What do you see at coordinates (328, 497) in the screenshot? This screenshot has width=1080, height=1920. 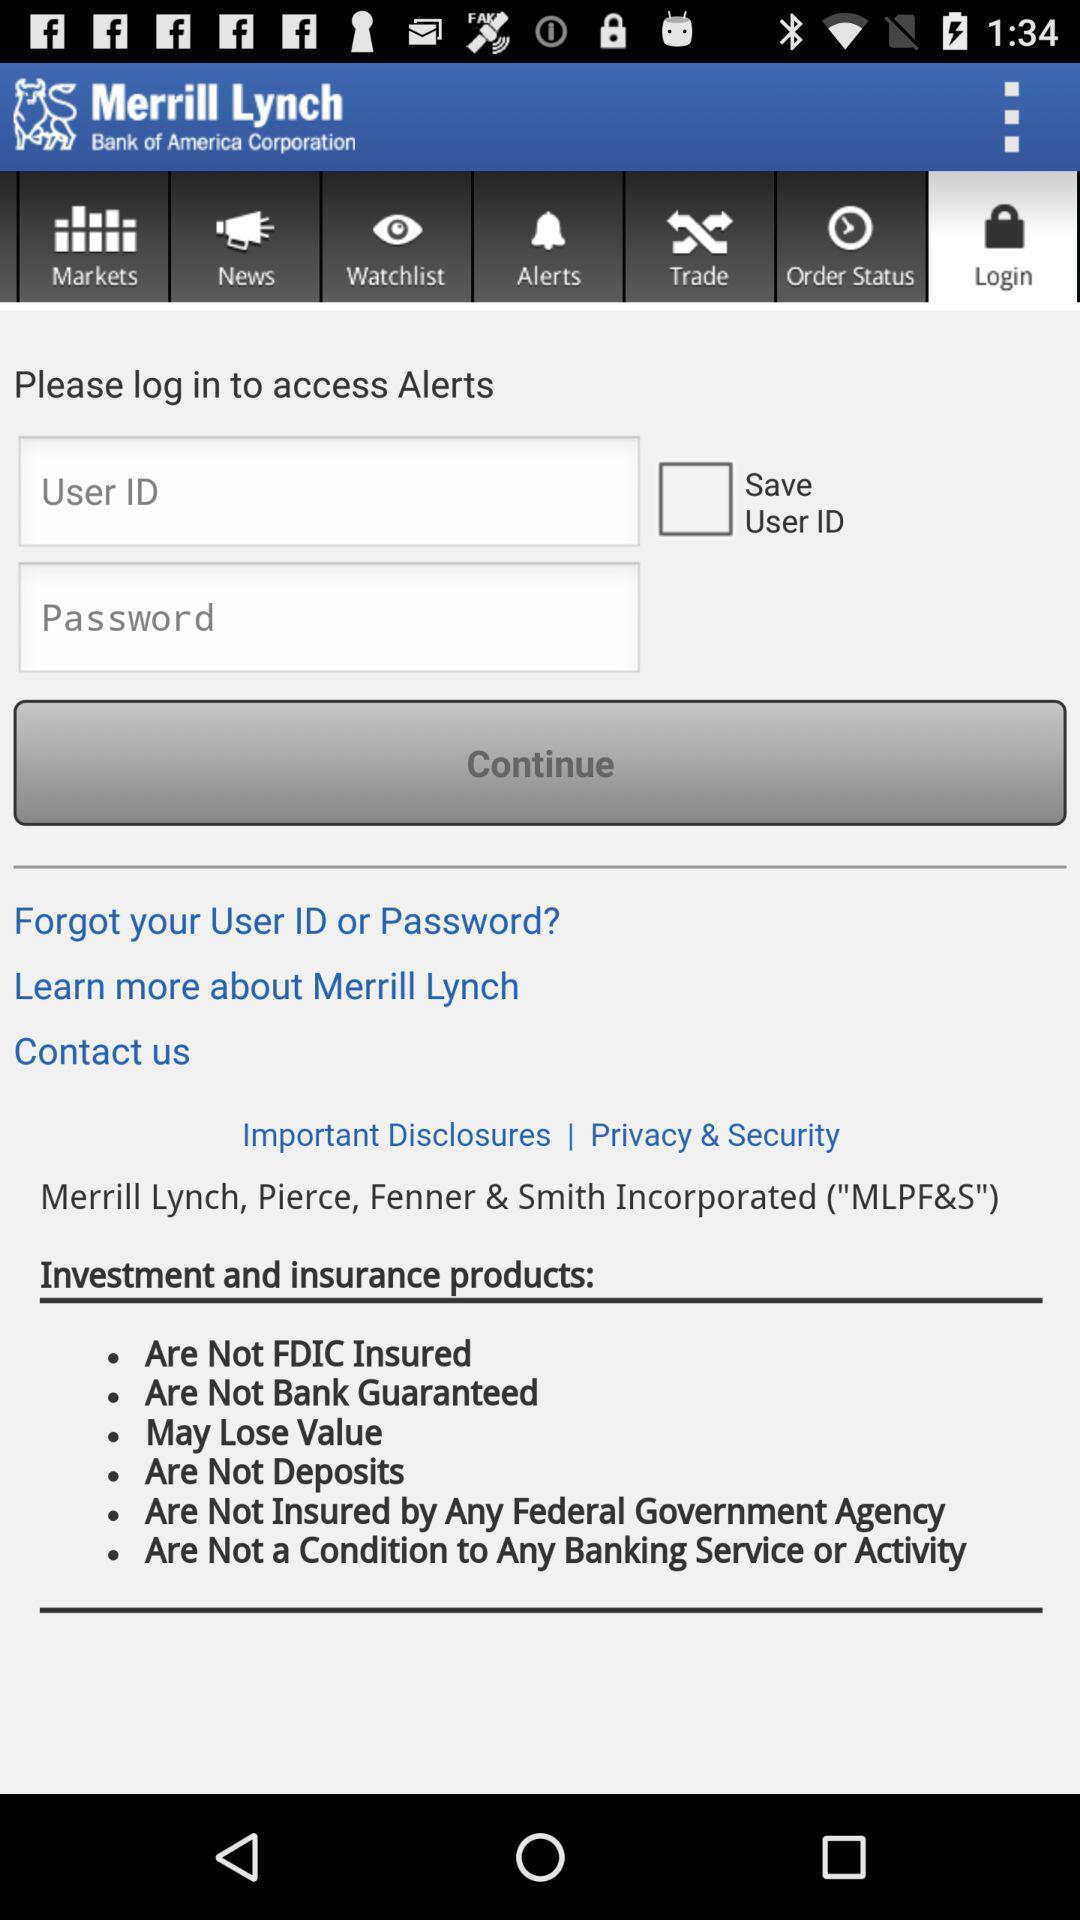 I see `userid` at bounding box center [328, 497].